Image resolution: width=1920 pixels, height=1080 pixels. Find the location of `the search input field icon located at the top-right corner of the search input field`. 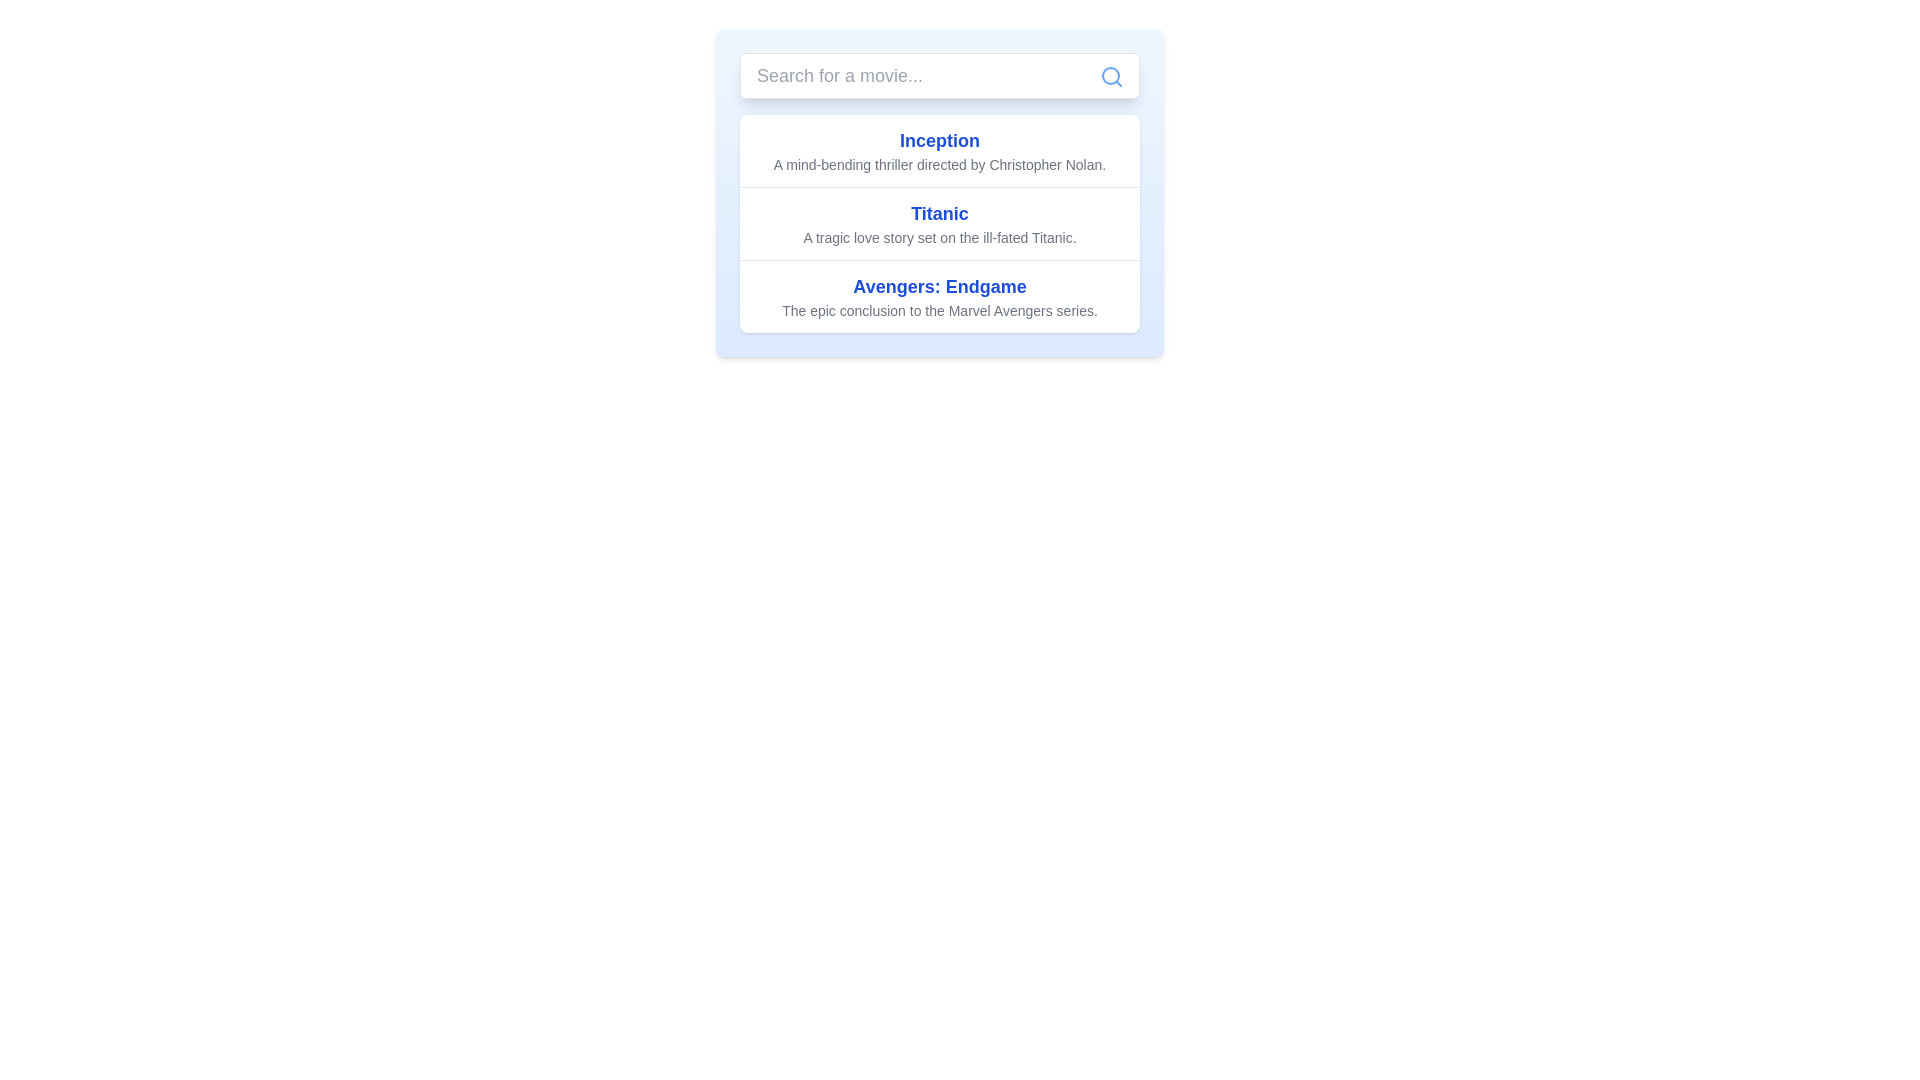

the search input field icon located at the top-right corner of the search input field is located at coordinates (1111, 76).